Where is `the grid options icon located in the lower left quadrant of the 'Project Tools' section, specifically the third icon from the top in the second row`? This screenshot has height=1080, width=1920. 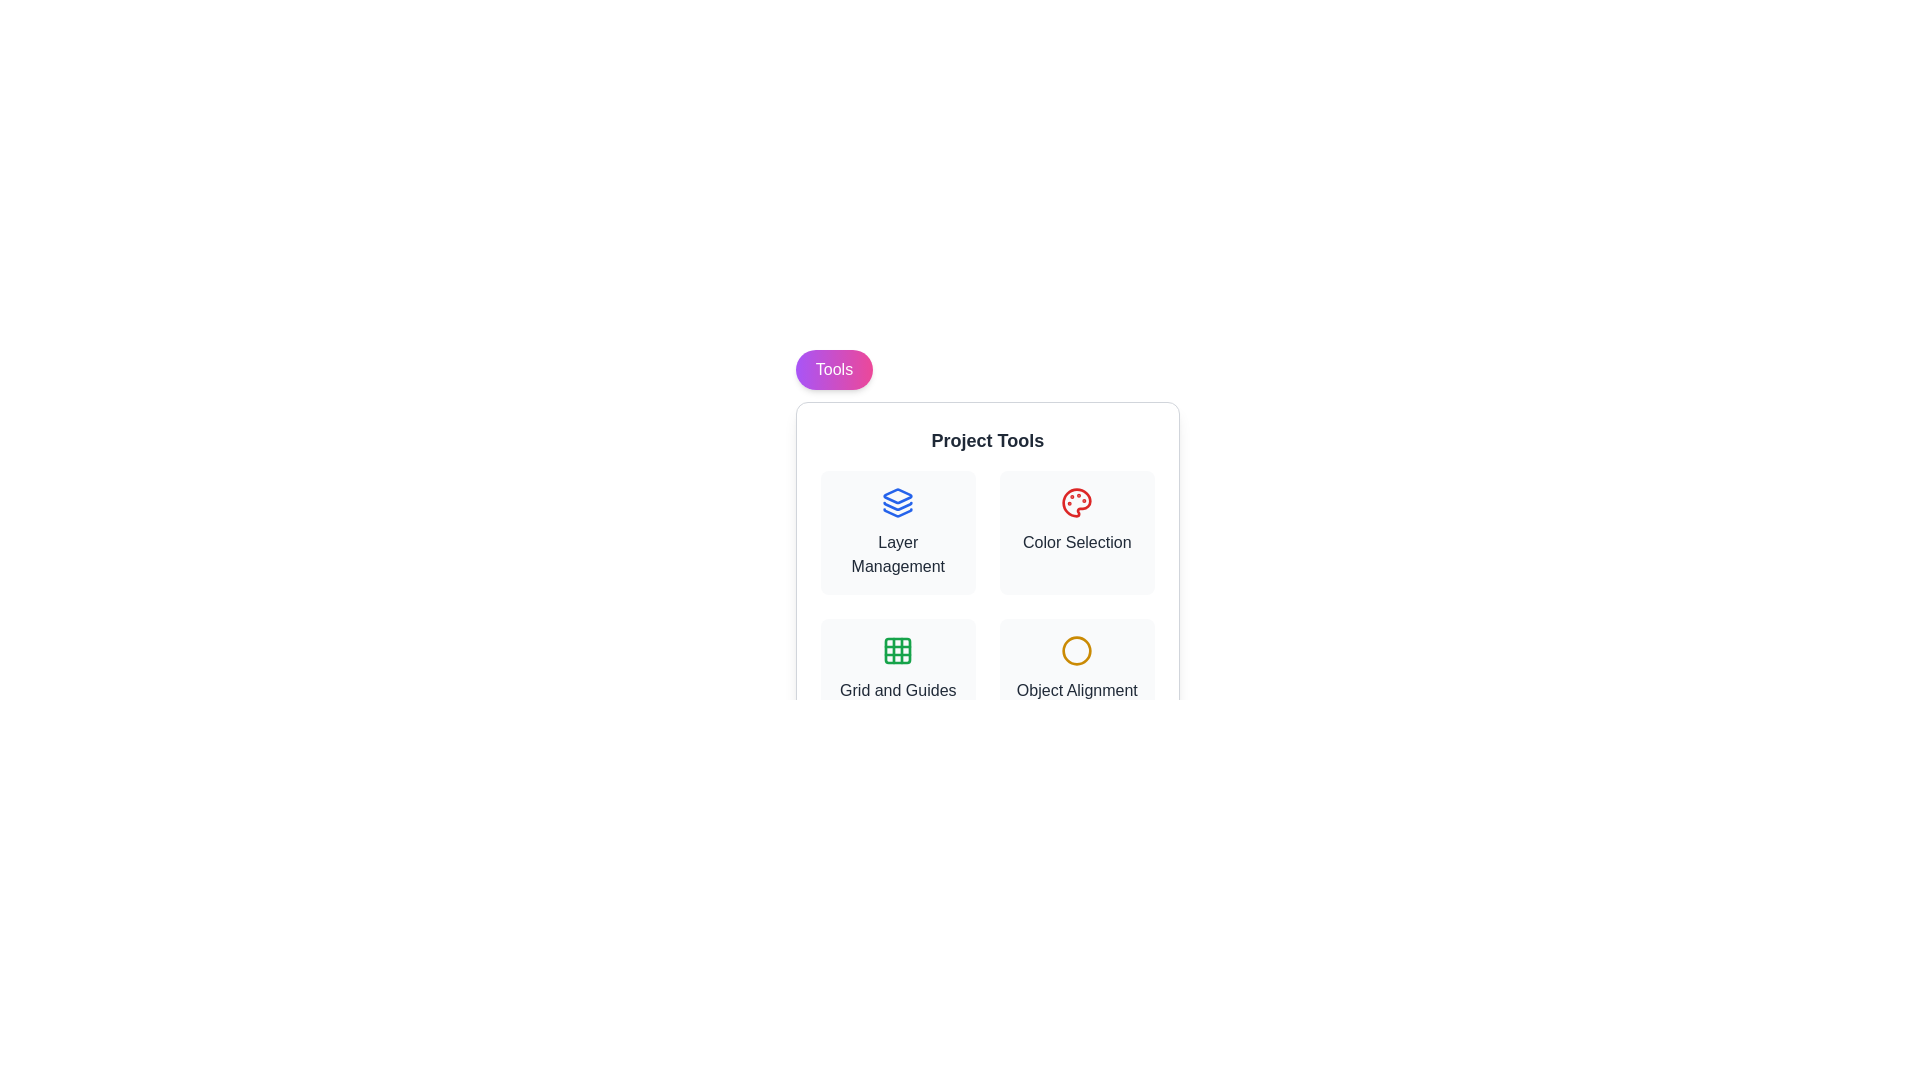
the grid options icon located in the lower left quadrant of the 'Project Tools' section, specifically the third icon from the top in the second row is located at coordinates (897, 651).